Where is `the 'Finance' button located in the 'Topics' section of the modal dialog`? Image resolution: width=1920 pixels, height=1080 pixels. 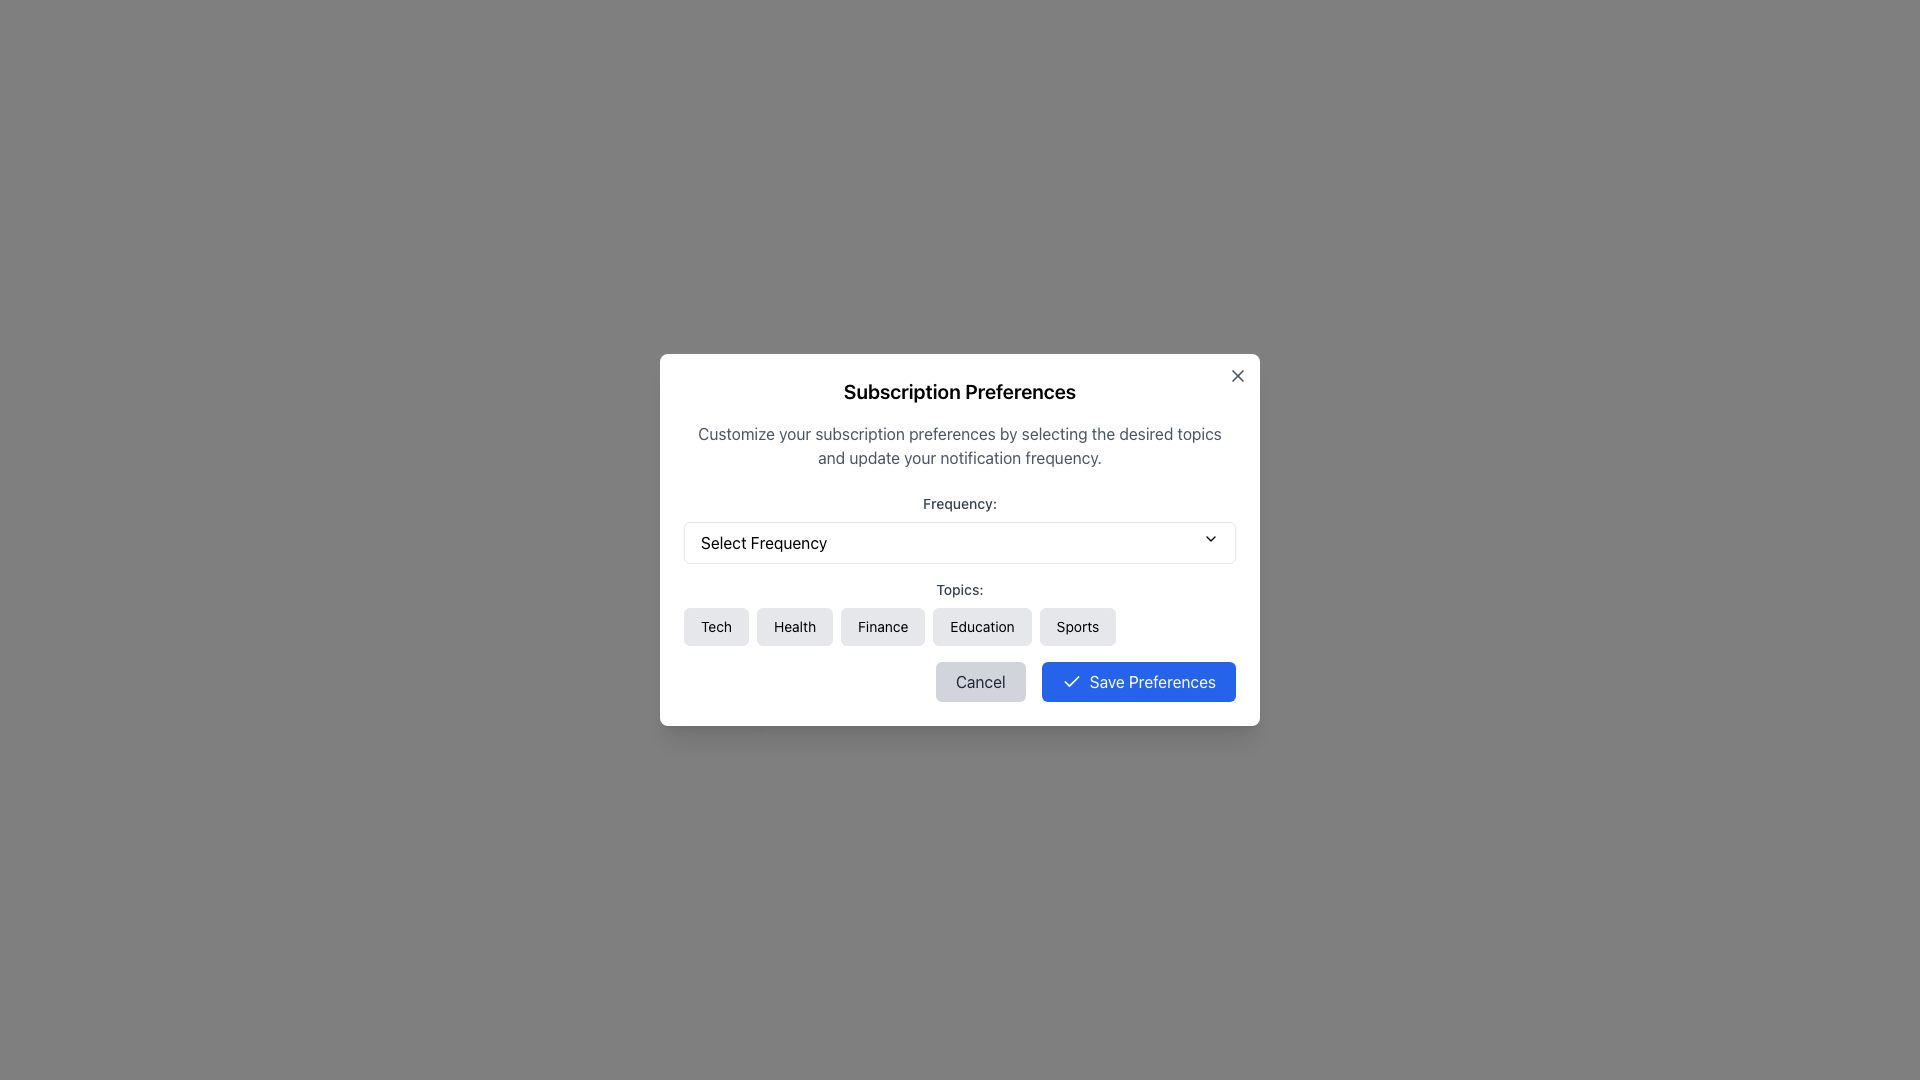
the 'Finance' button located in the 'Topics' section of the modal dialog is located at coordinates (882, 626).